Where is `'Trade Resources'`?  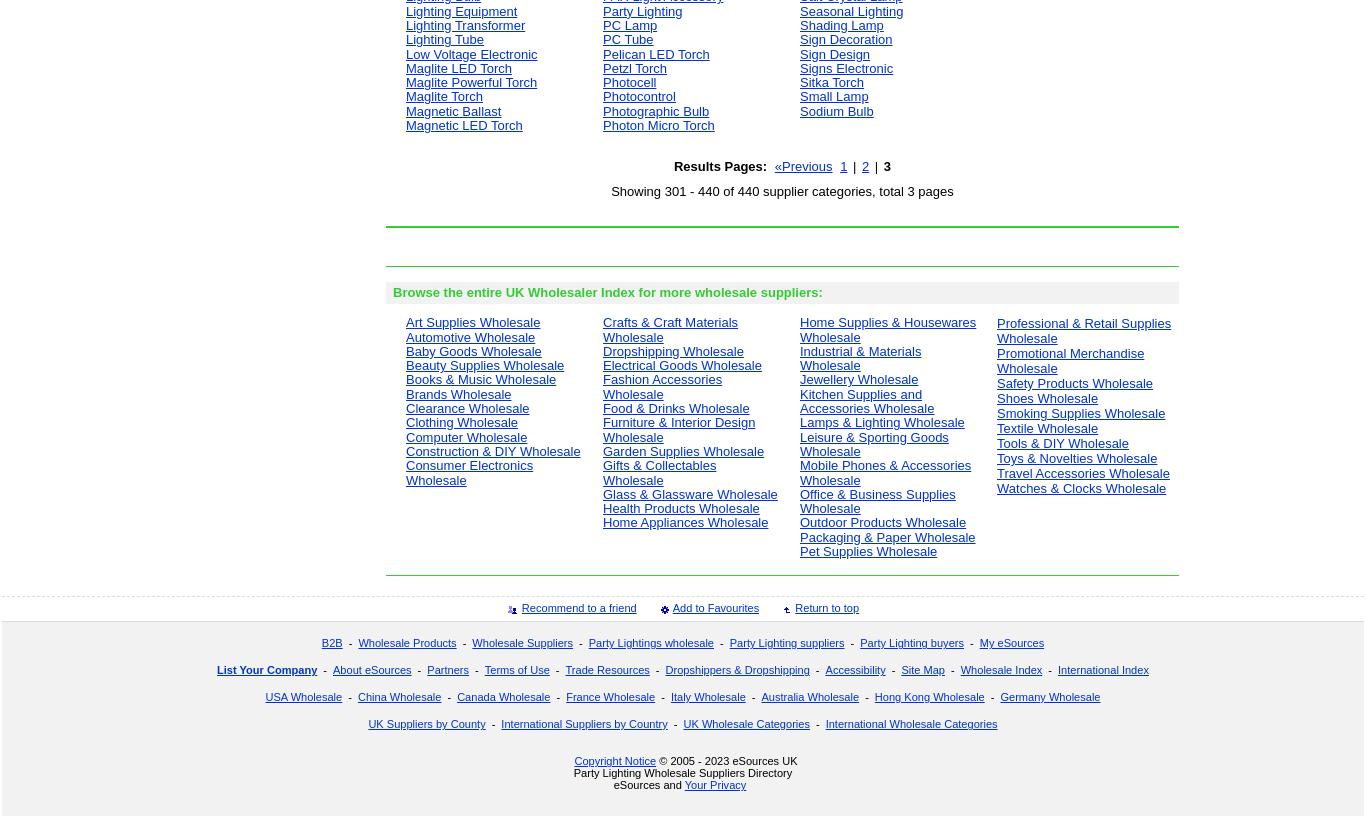 'Trade Resources' is located at coordinates (606, 670).